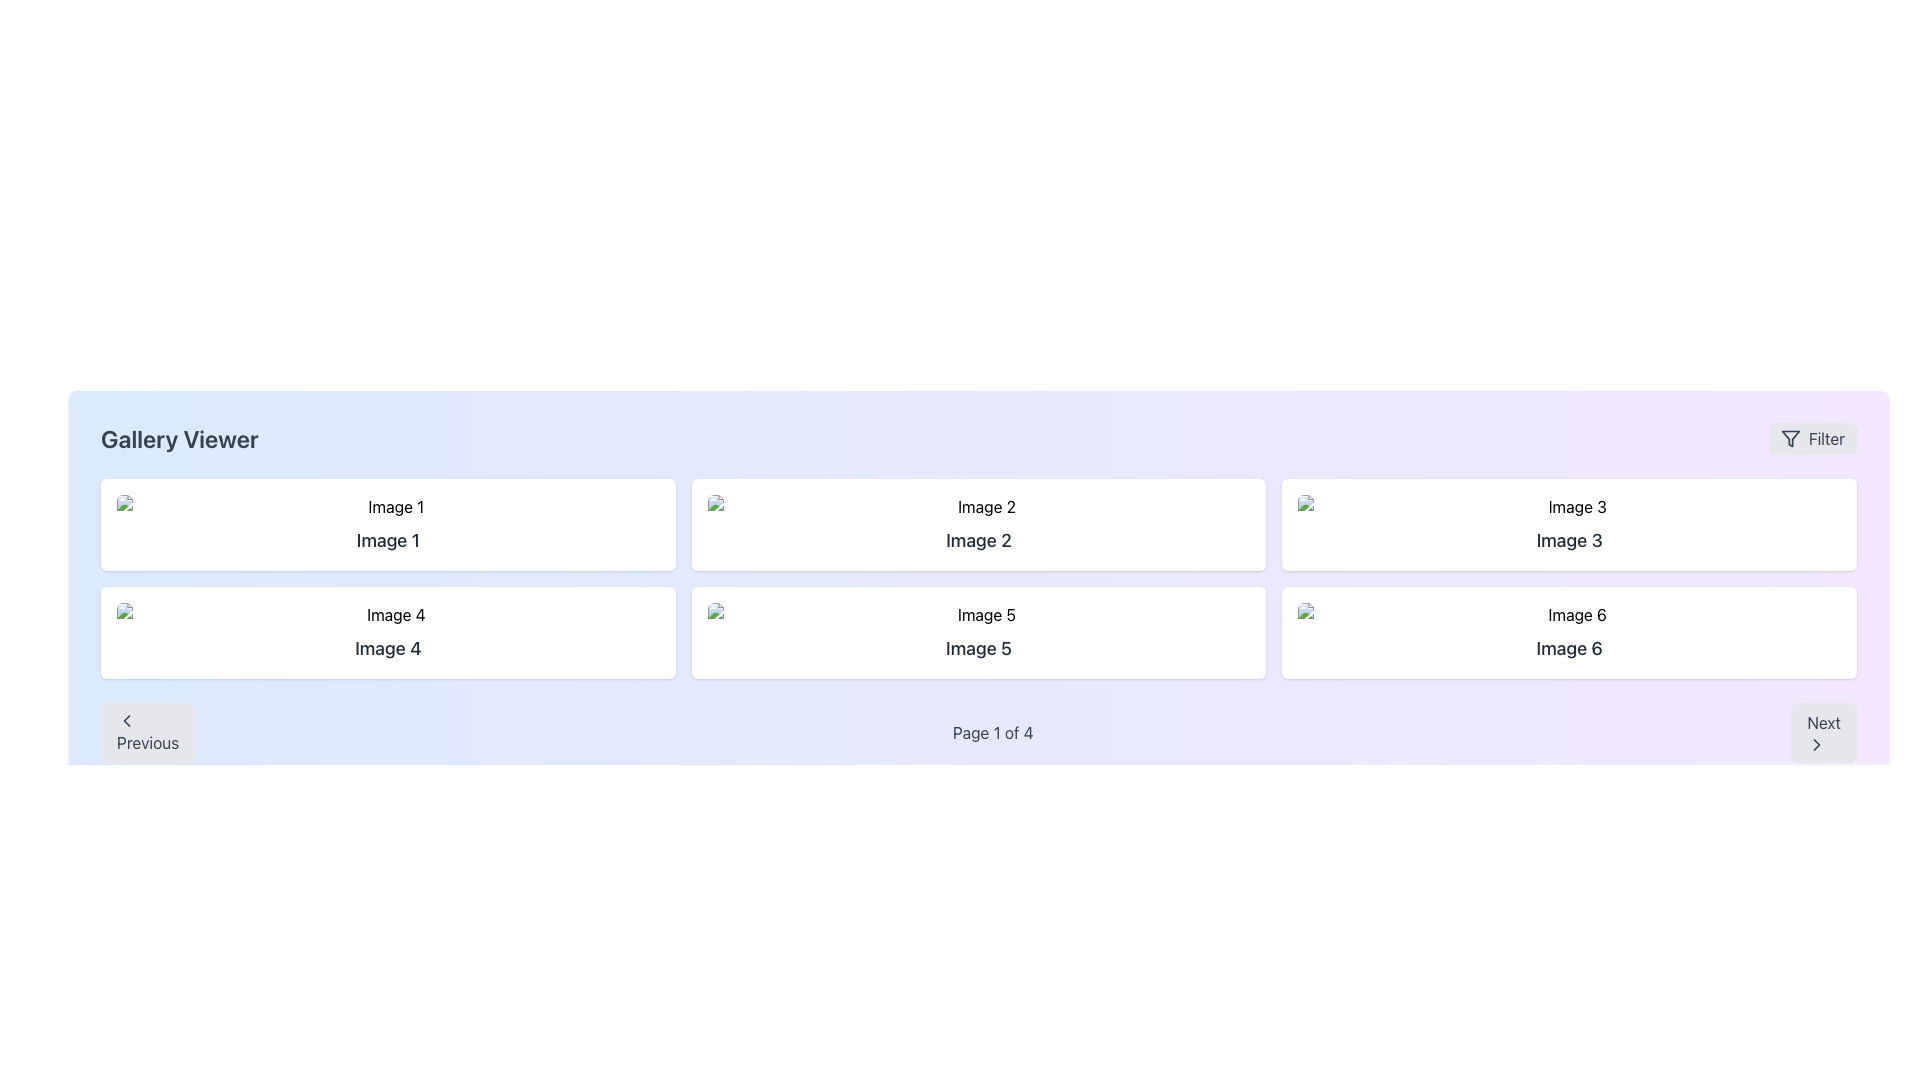  What do you see at coordinates (388, 523) in the screenshot?
I see `the Image card with label located in the first row and first column of the grid layout, serving as a visual representation of an image` at bounding box center [388, 523].